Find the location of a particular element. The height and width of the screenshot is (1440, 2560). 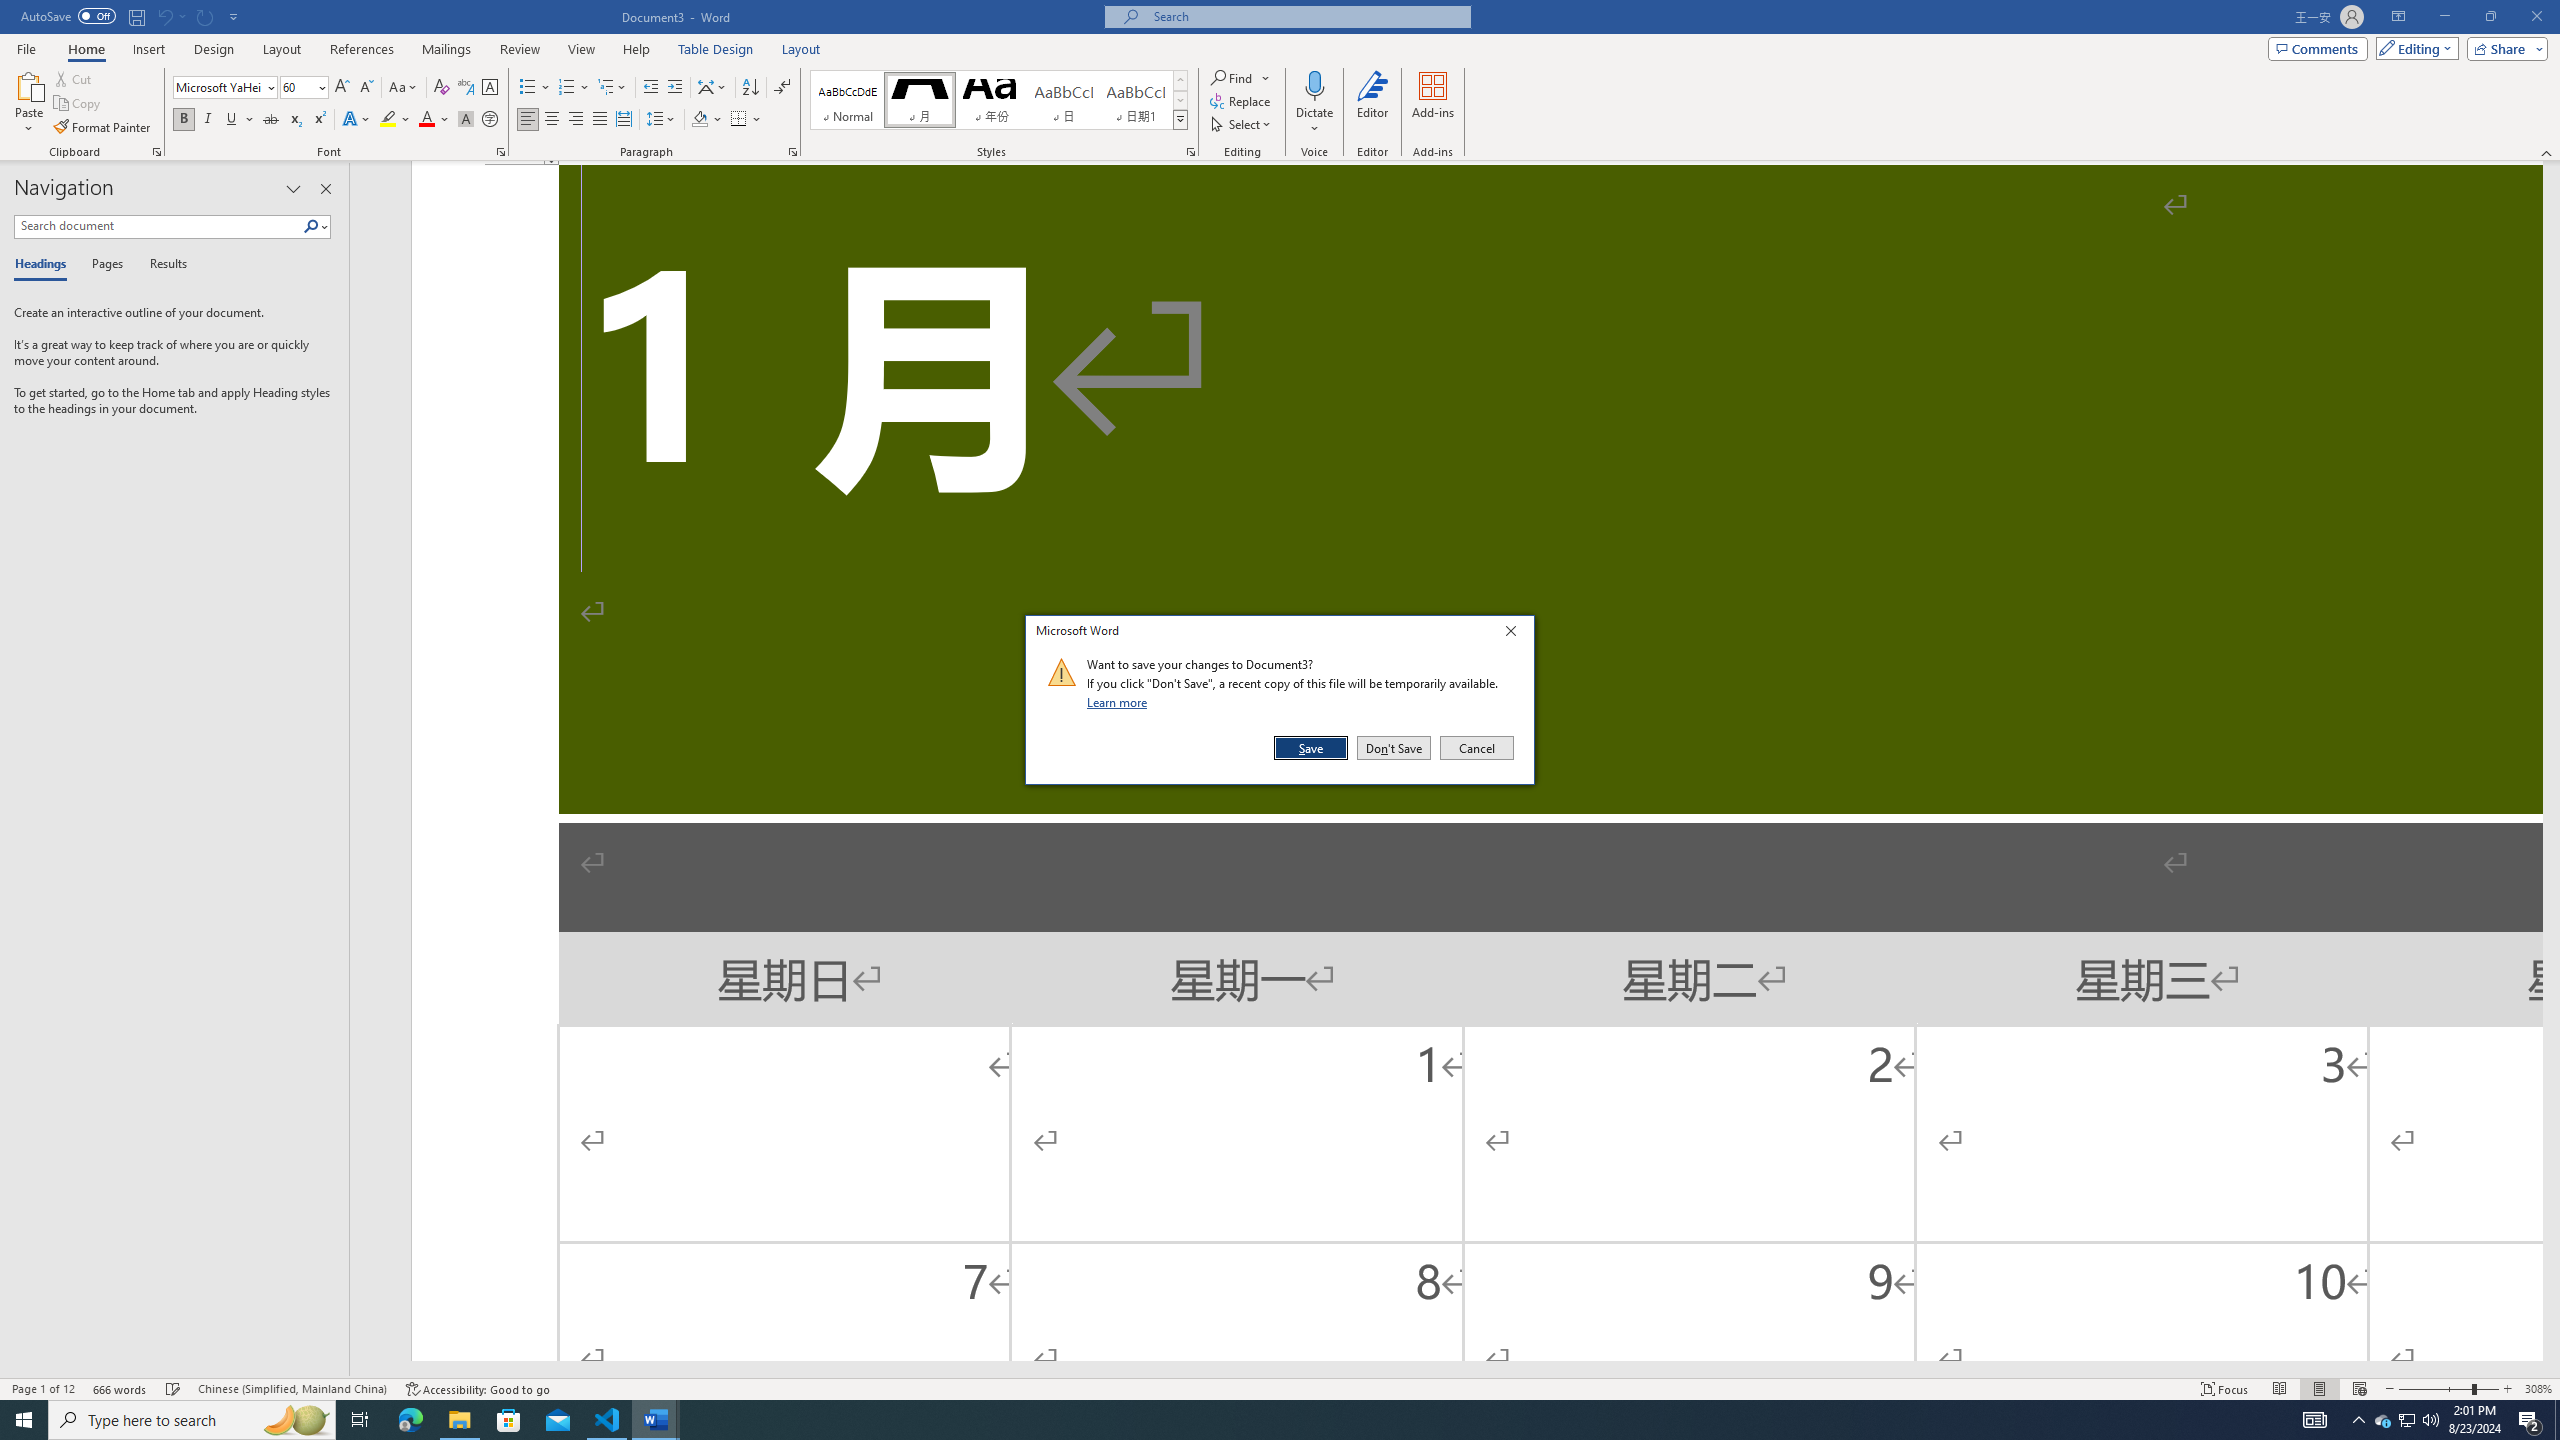

'Align Left' is located at coordinates (527, 118).